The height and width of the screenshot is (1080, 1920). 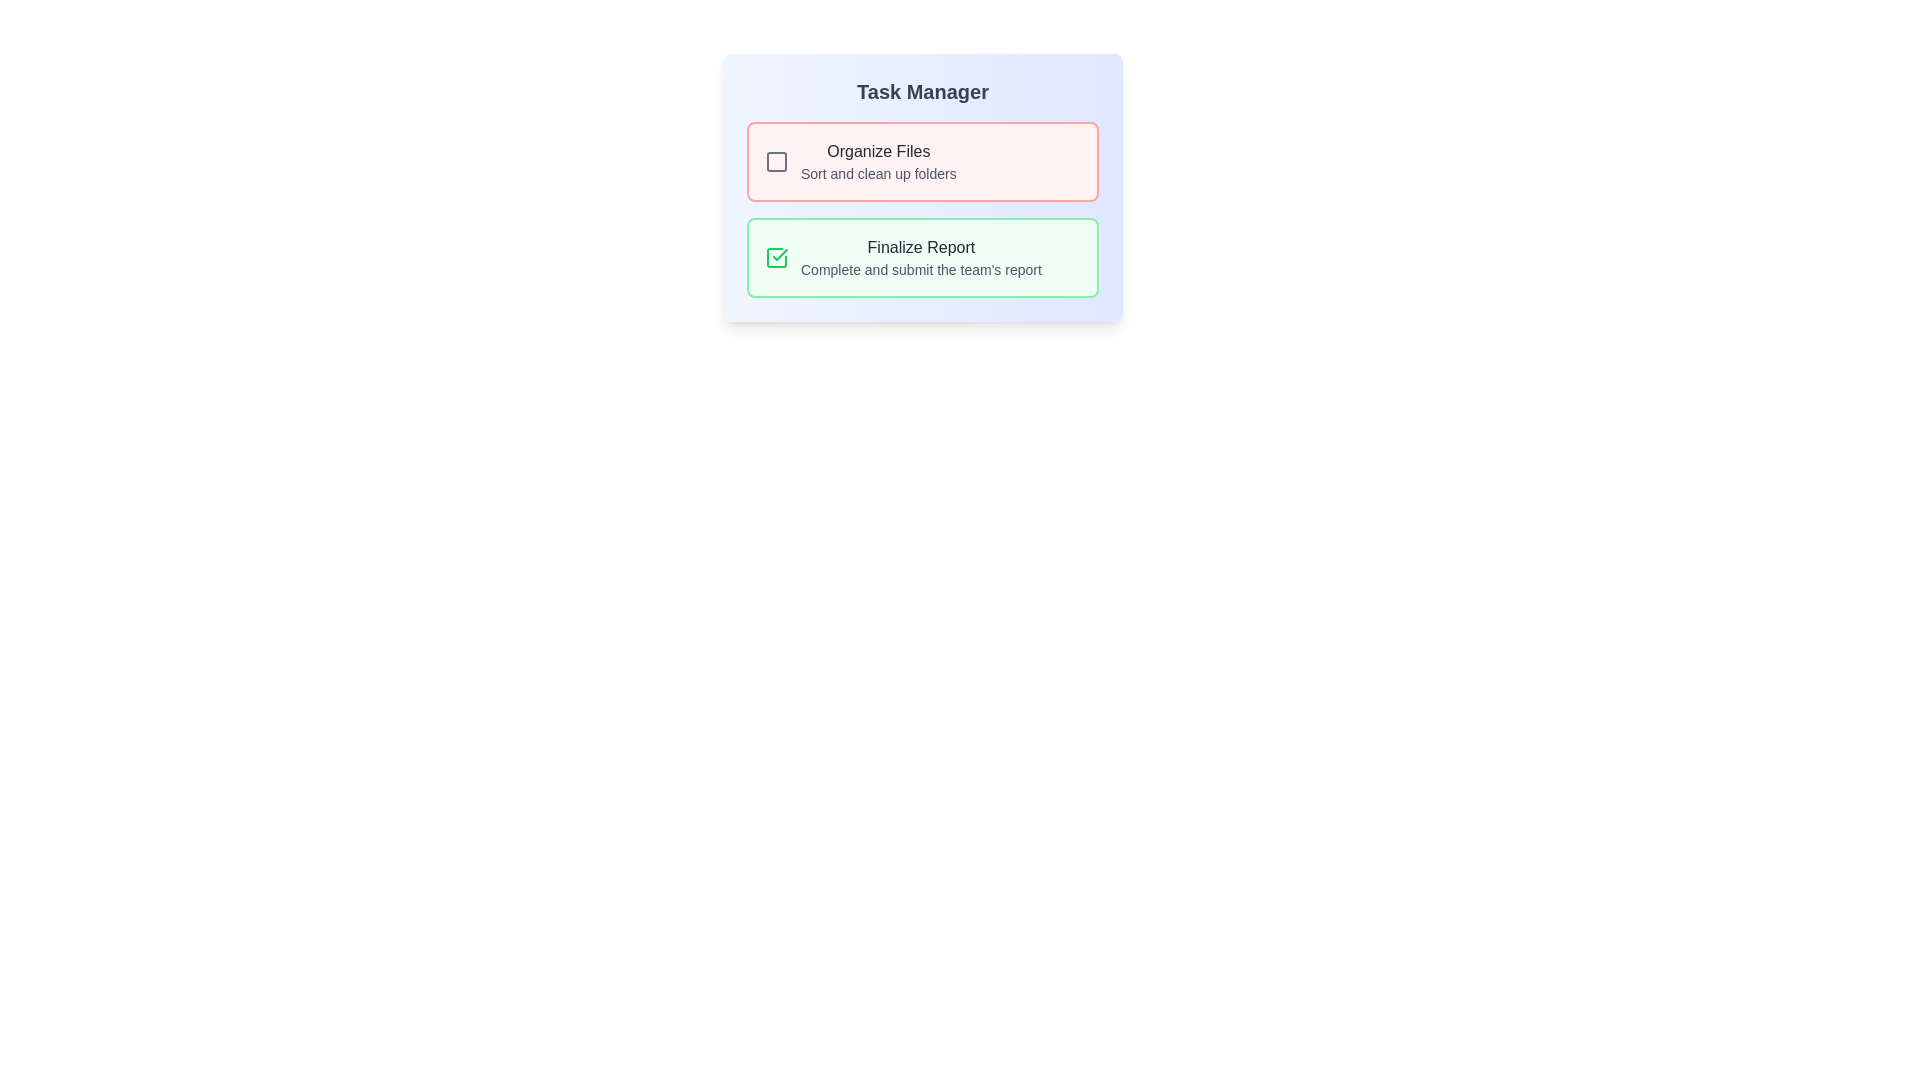 I want to click on the informational text element displaying 'Finalize Report' in a light green box, located directly to the right of a green checkmark icon, so click(x=920, y=257).